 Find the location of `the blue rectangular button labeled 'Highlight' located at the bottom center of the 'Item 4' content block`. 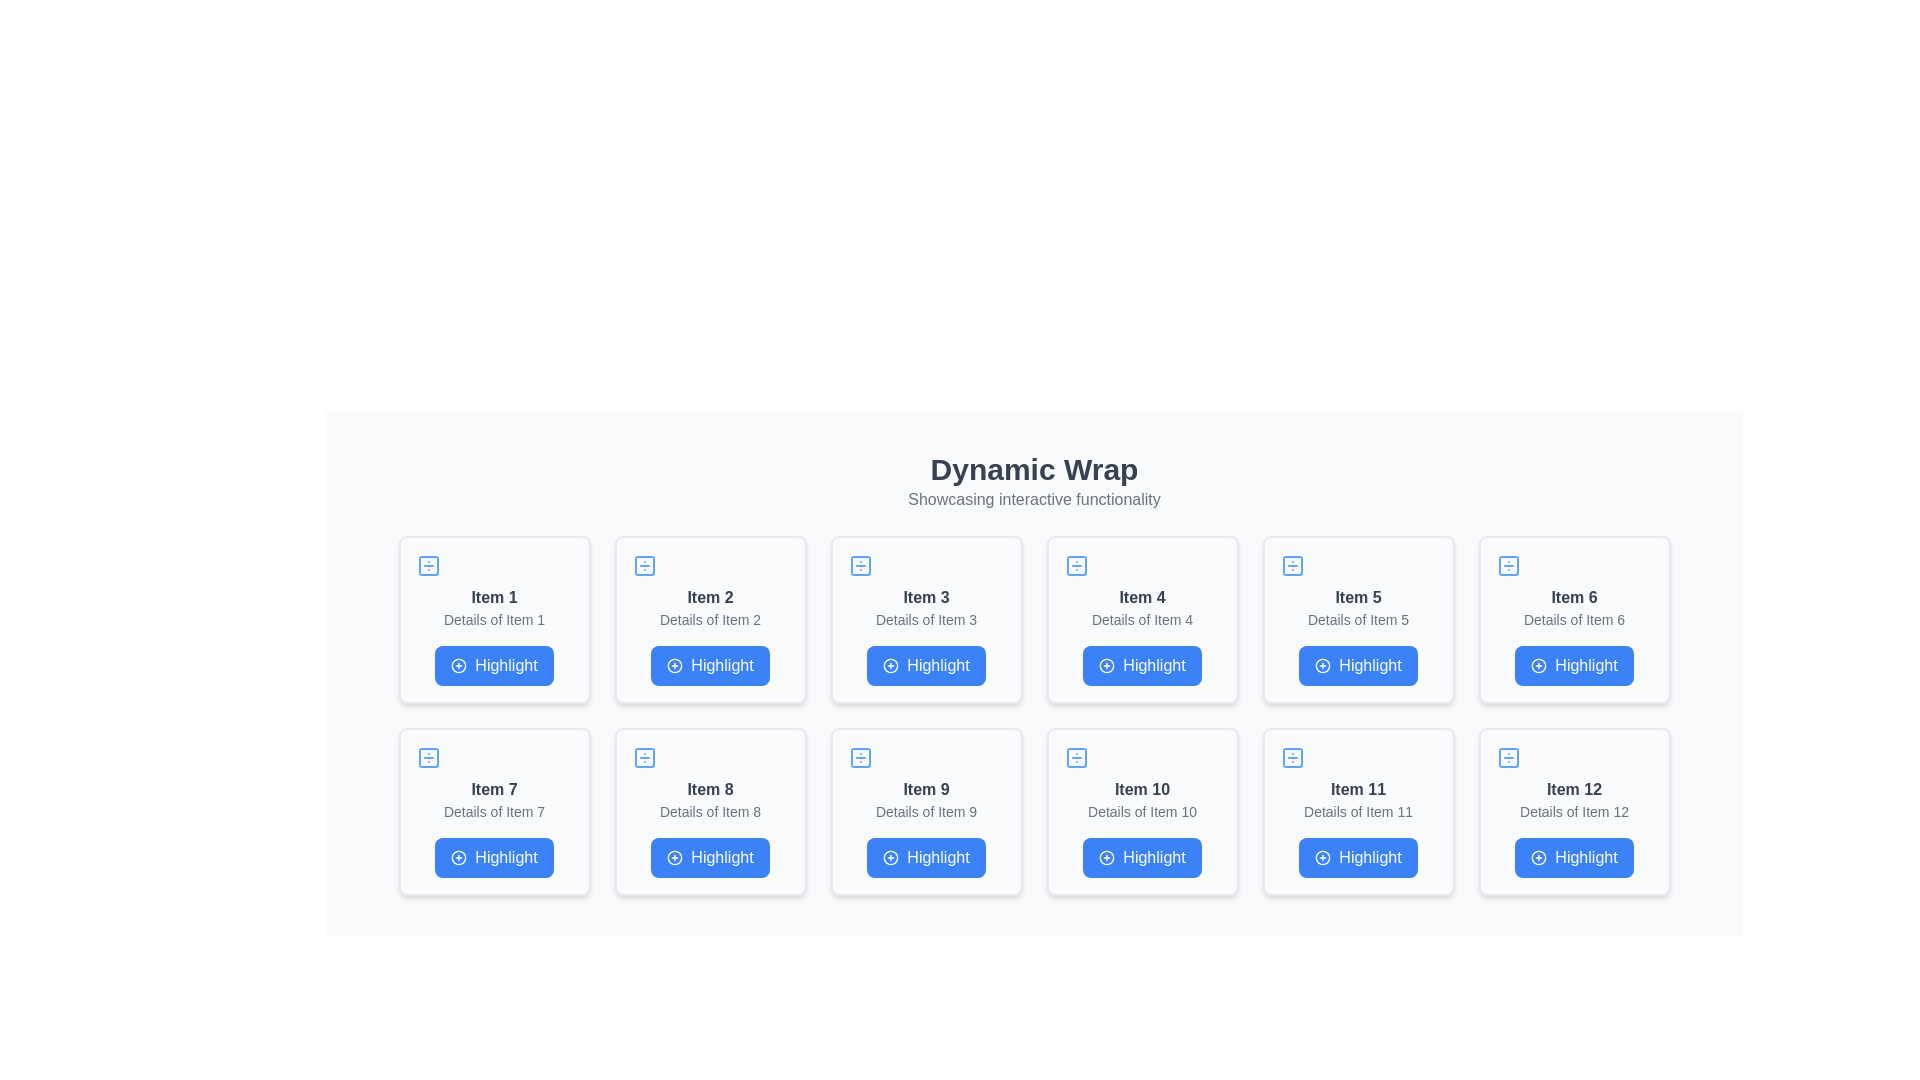

the blue rectangular button labeled 'Highlight' located at the bottom center of the 'Item 4' content block is located at coordinates (1142, 666).